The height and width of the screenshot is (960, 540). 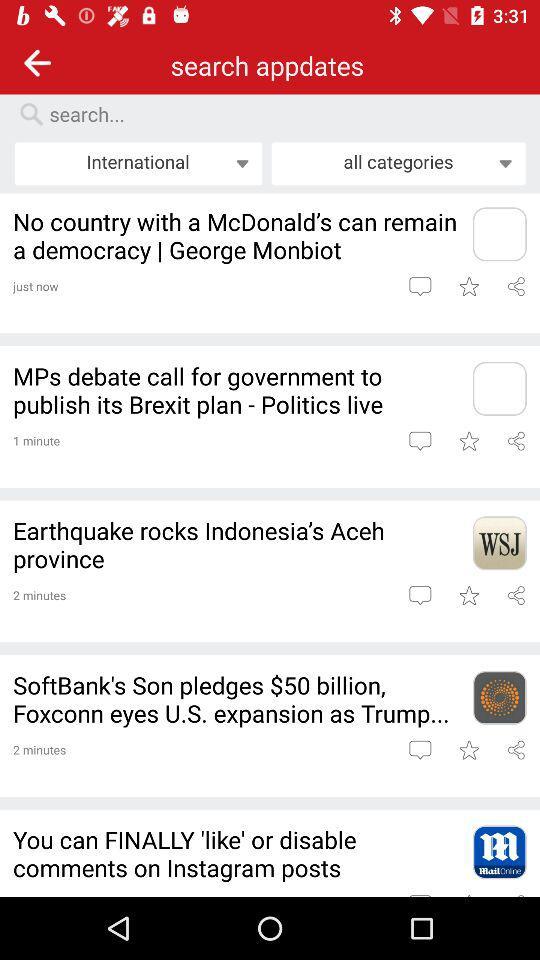 What do you see at coordinates (278, 114) in the screenshot?
I see `input search term` at bounding box center [278, 114].